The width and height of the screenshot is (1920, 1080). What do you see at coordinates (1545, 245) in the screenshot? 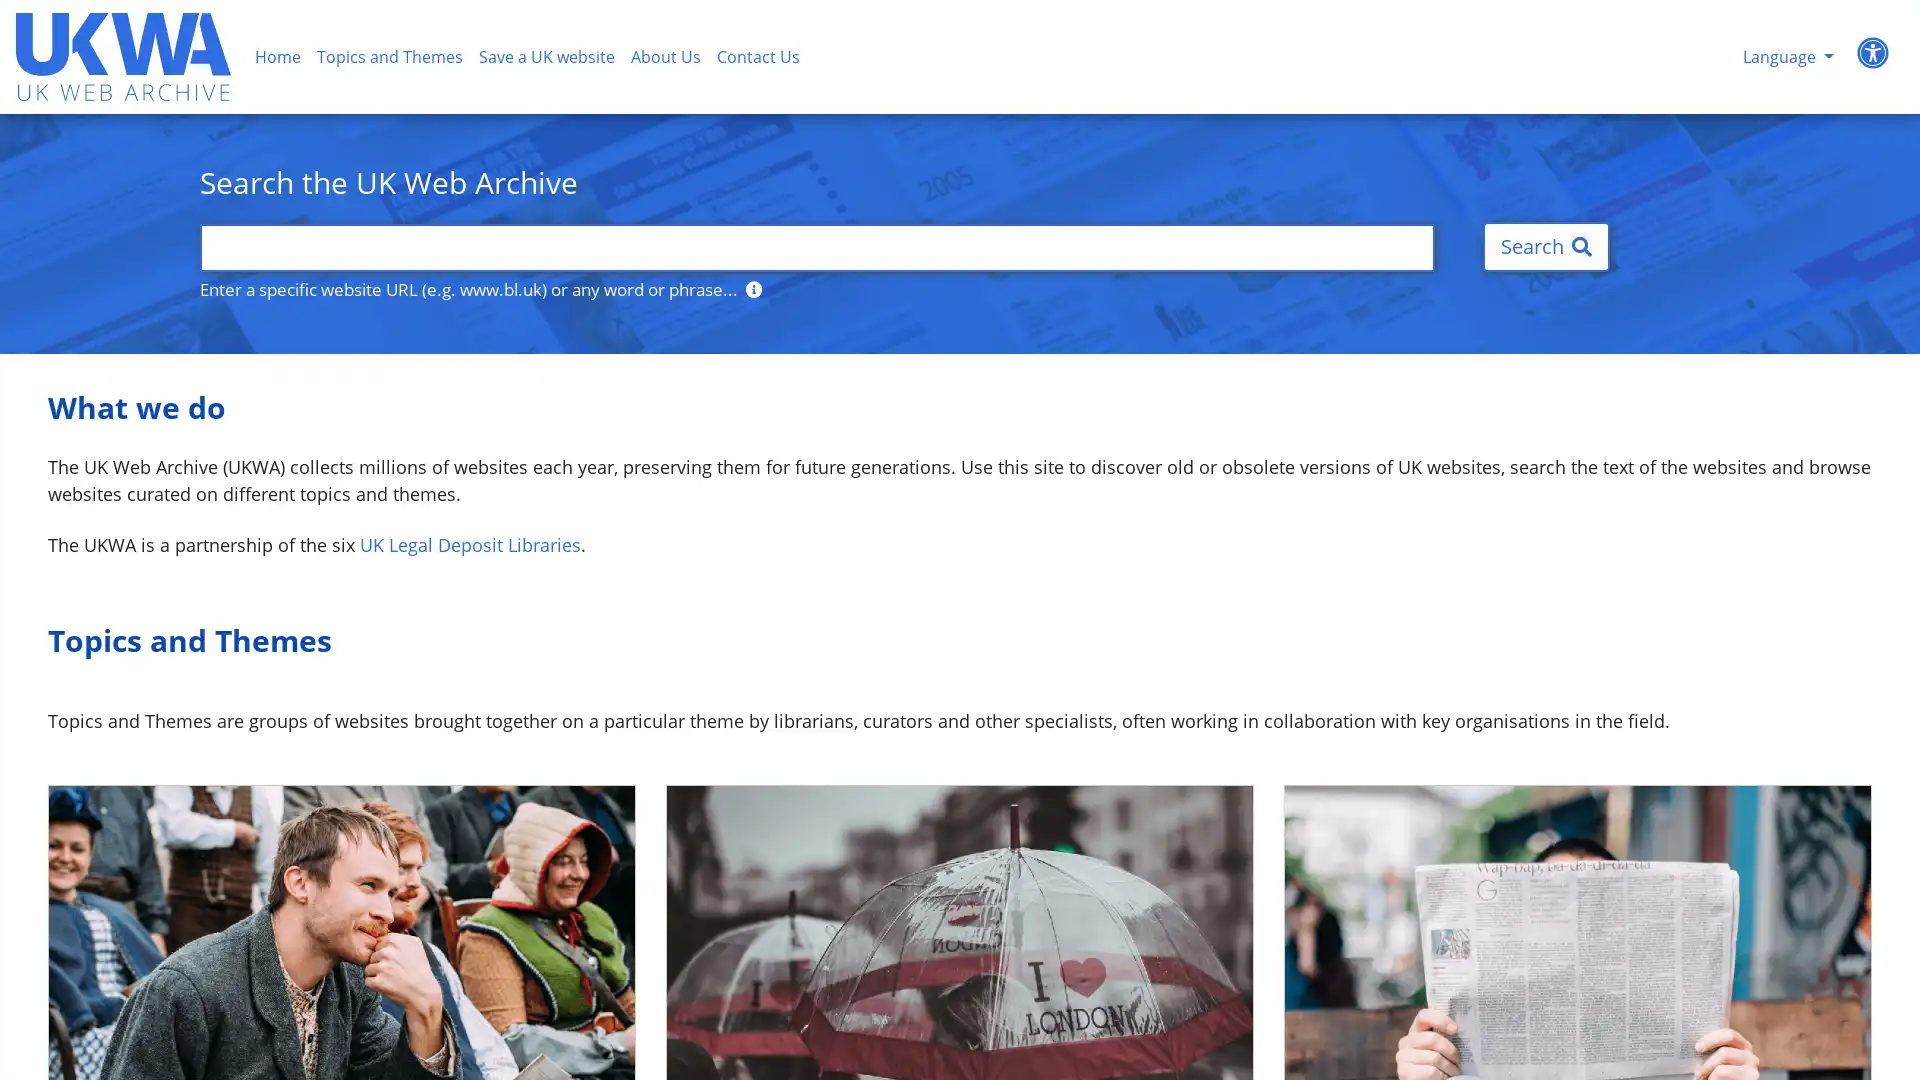
I see `Search` at bounding box center [1545, 245].